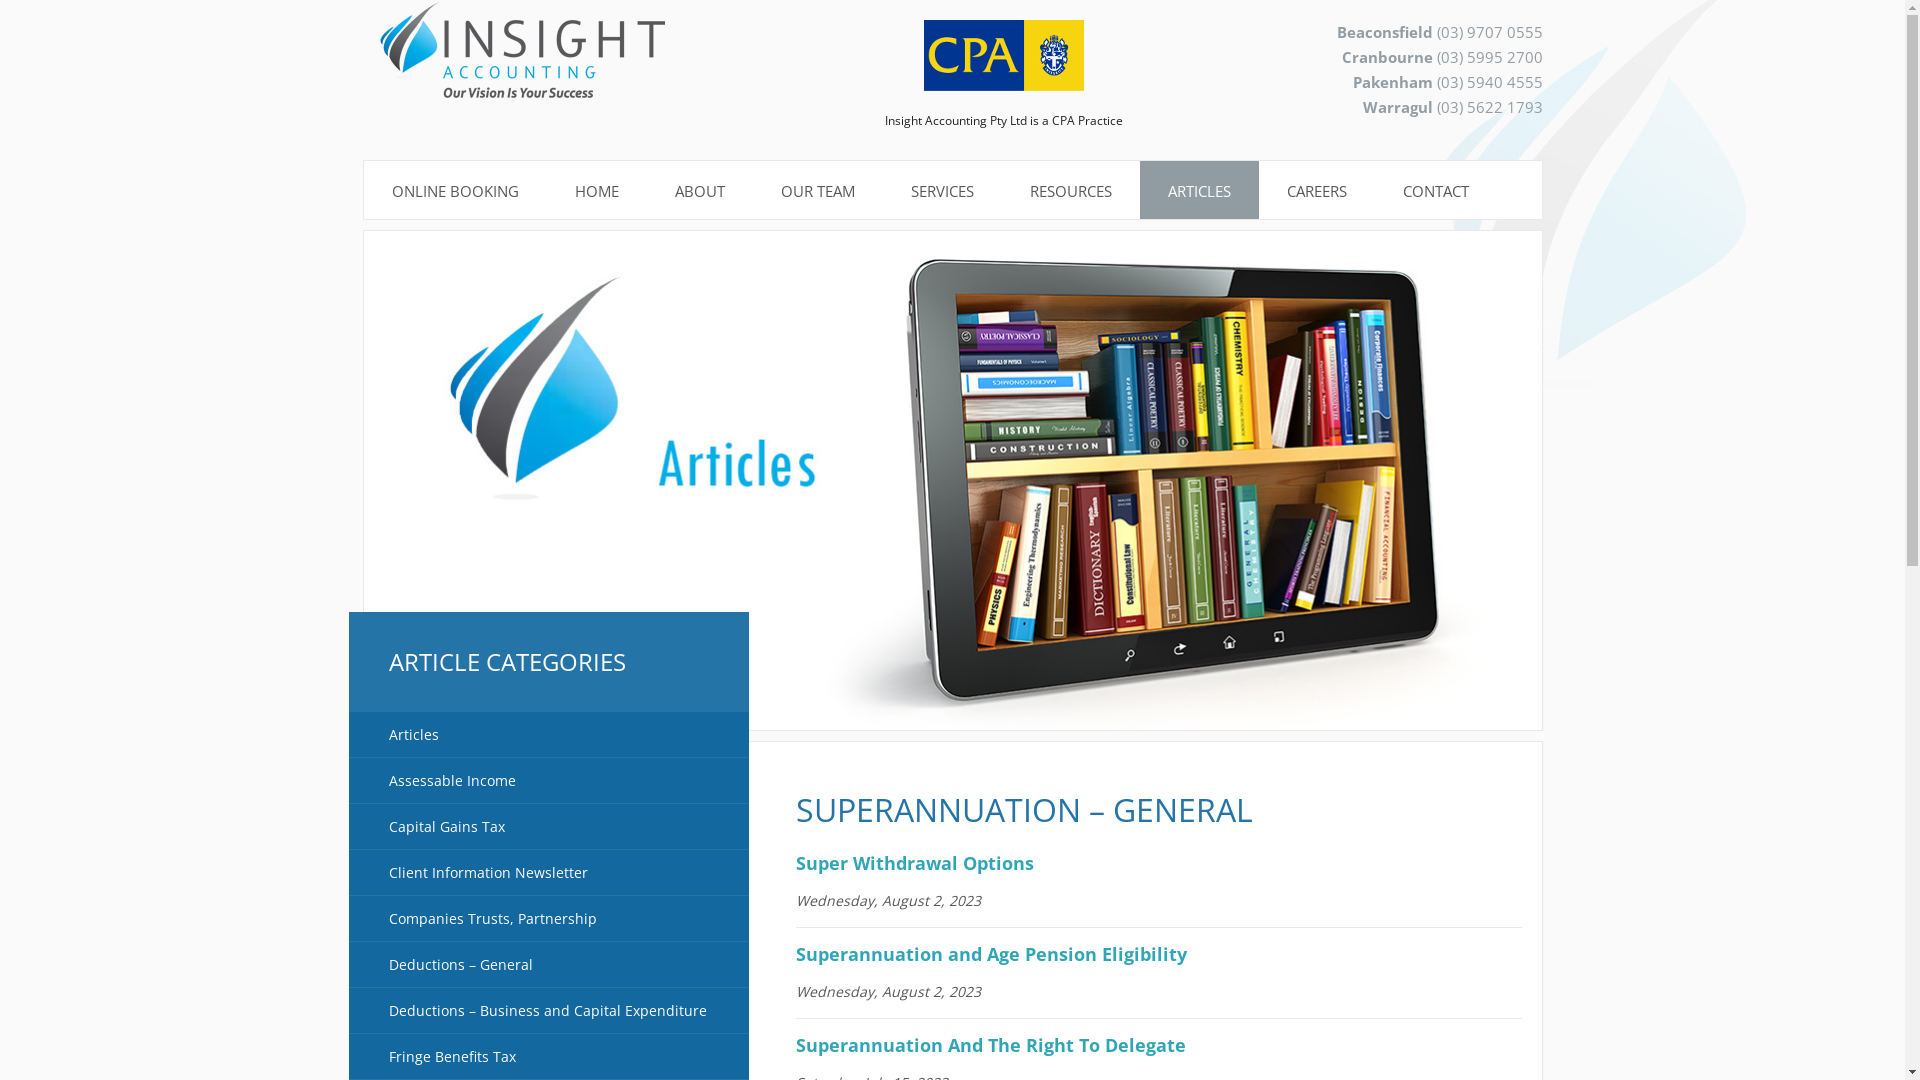 The height and width of the screenshot is (1080, 1920). I want to click on 'Super Withdrawal Options', so click(914, 862).